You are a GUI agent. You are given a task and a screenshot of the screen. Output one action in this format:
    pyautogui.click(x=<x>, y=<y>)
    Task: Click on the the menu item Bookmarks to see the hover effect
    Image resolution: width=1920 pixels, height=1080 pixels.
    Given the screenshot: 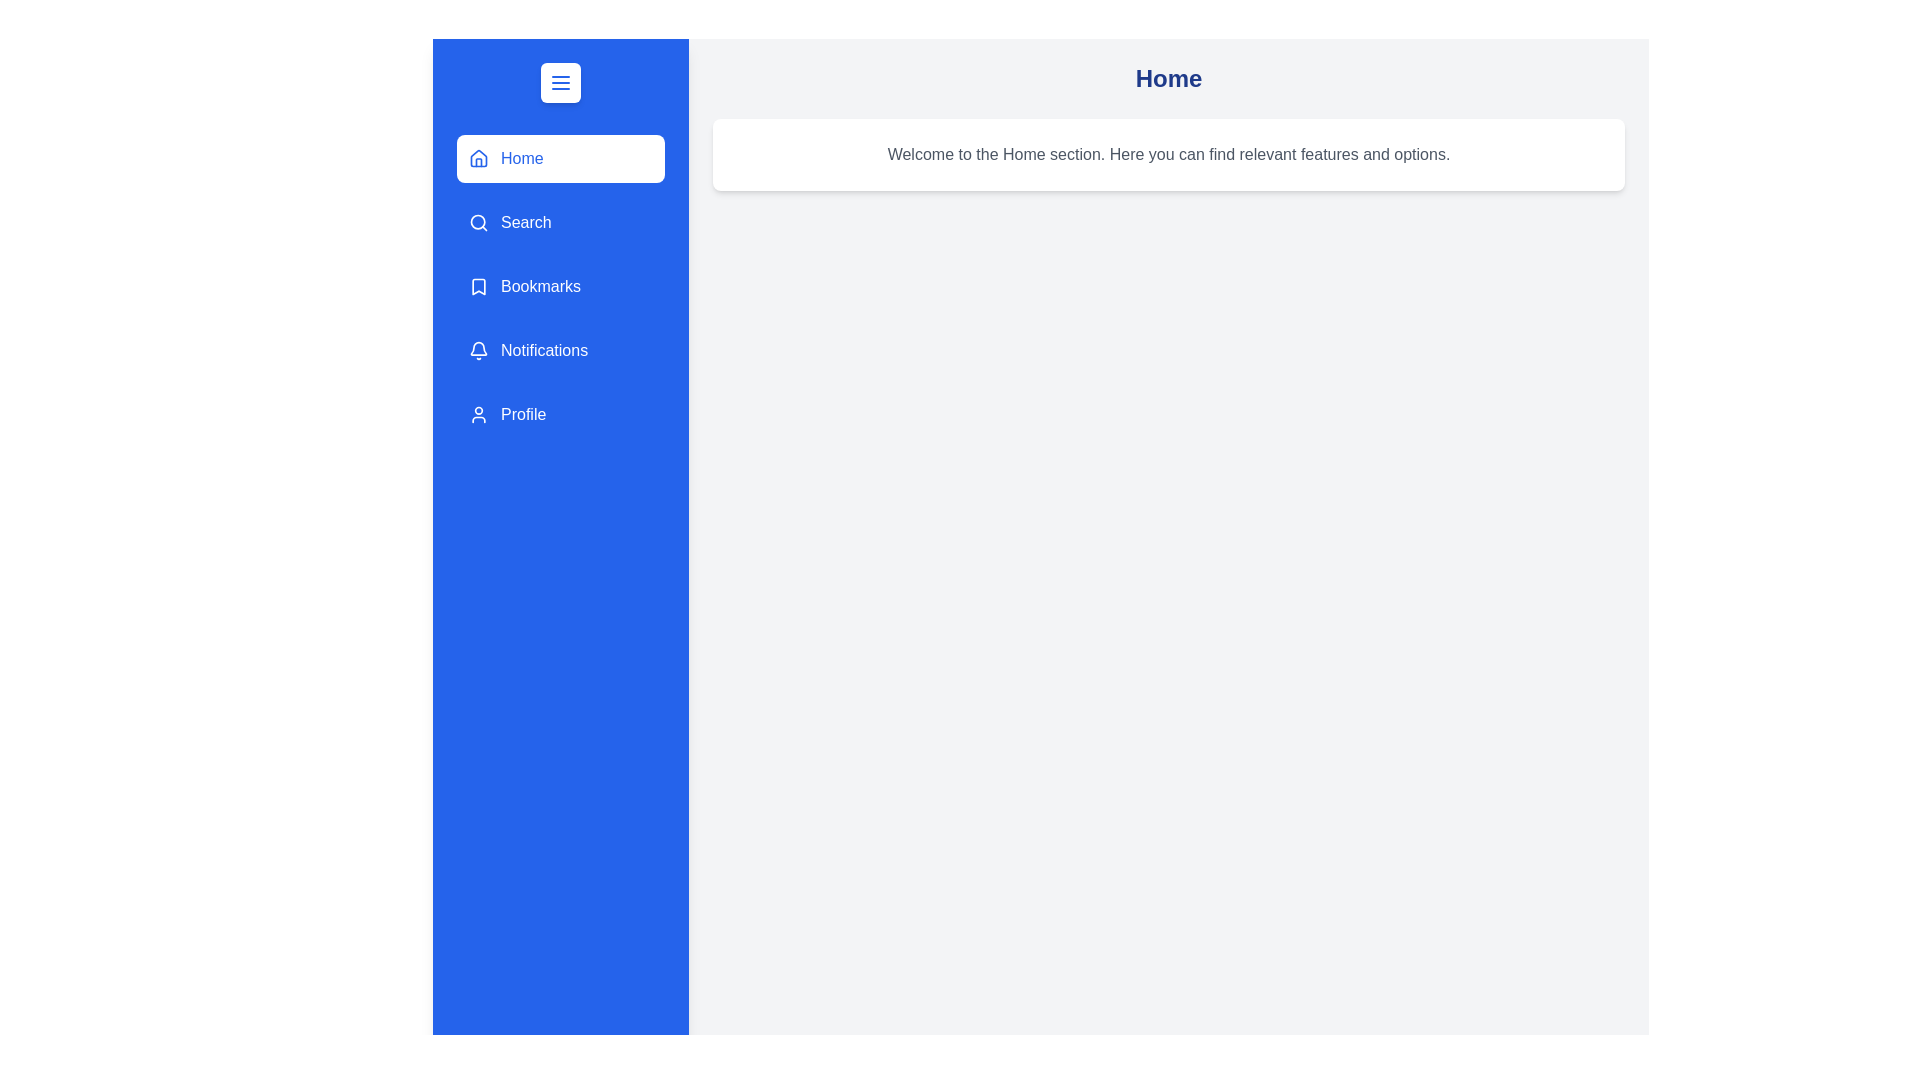 What is the action you would take?
    pyautogui.click(x=560, y=286)
    